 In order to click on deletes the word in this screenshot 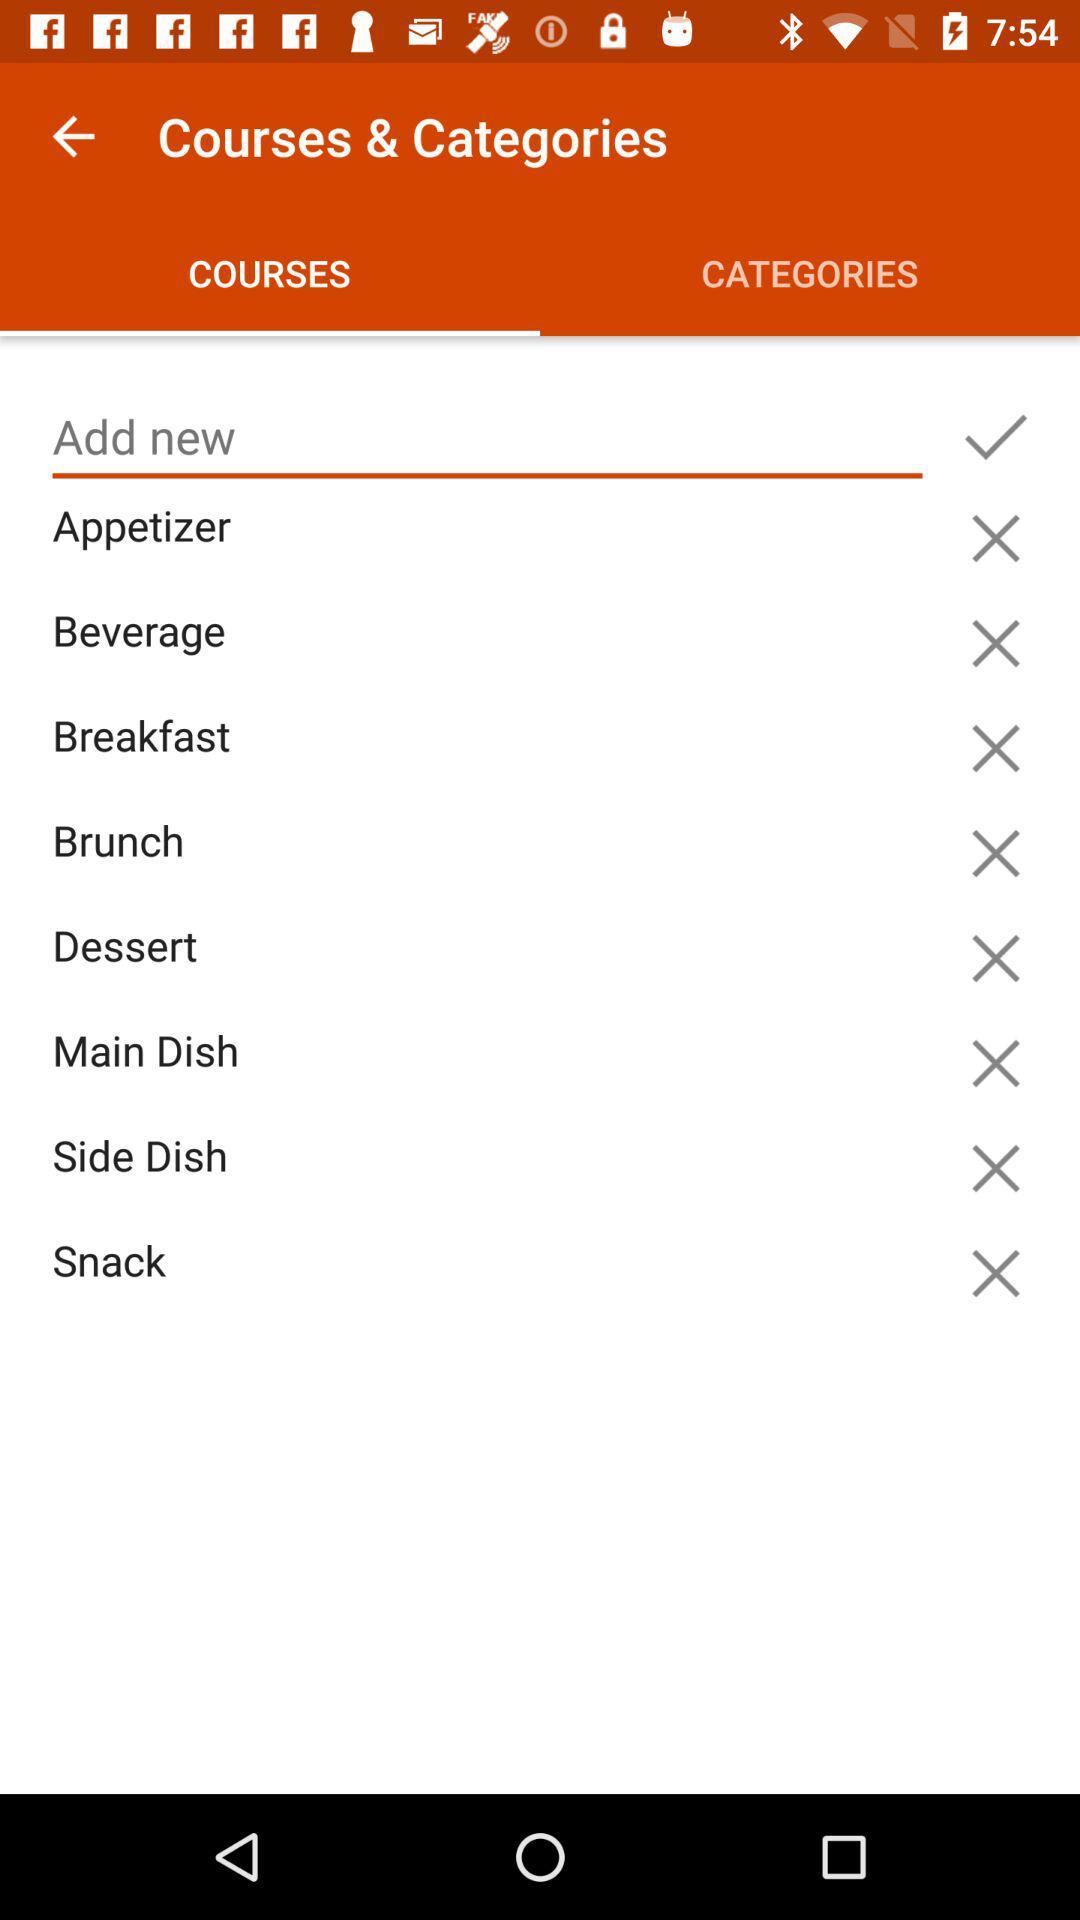, I will do `click(995, 853)`.